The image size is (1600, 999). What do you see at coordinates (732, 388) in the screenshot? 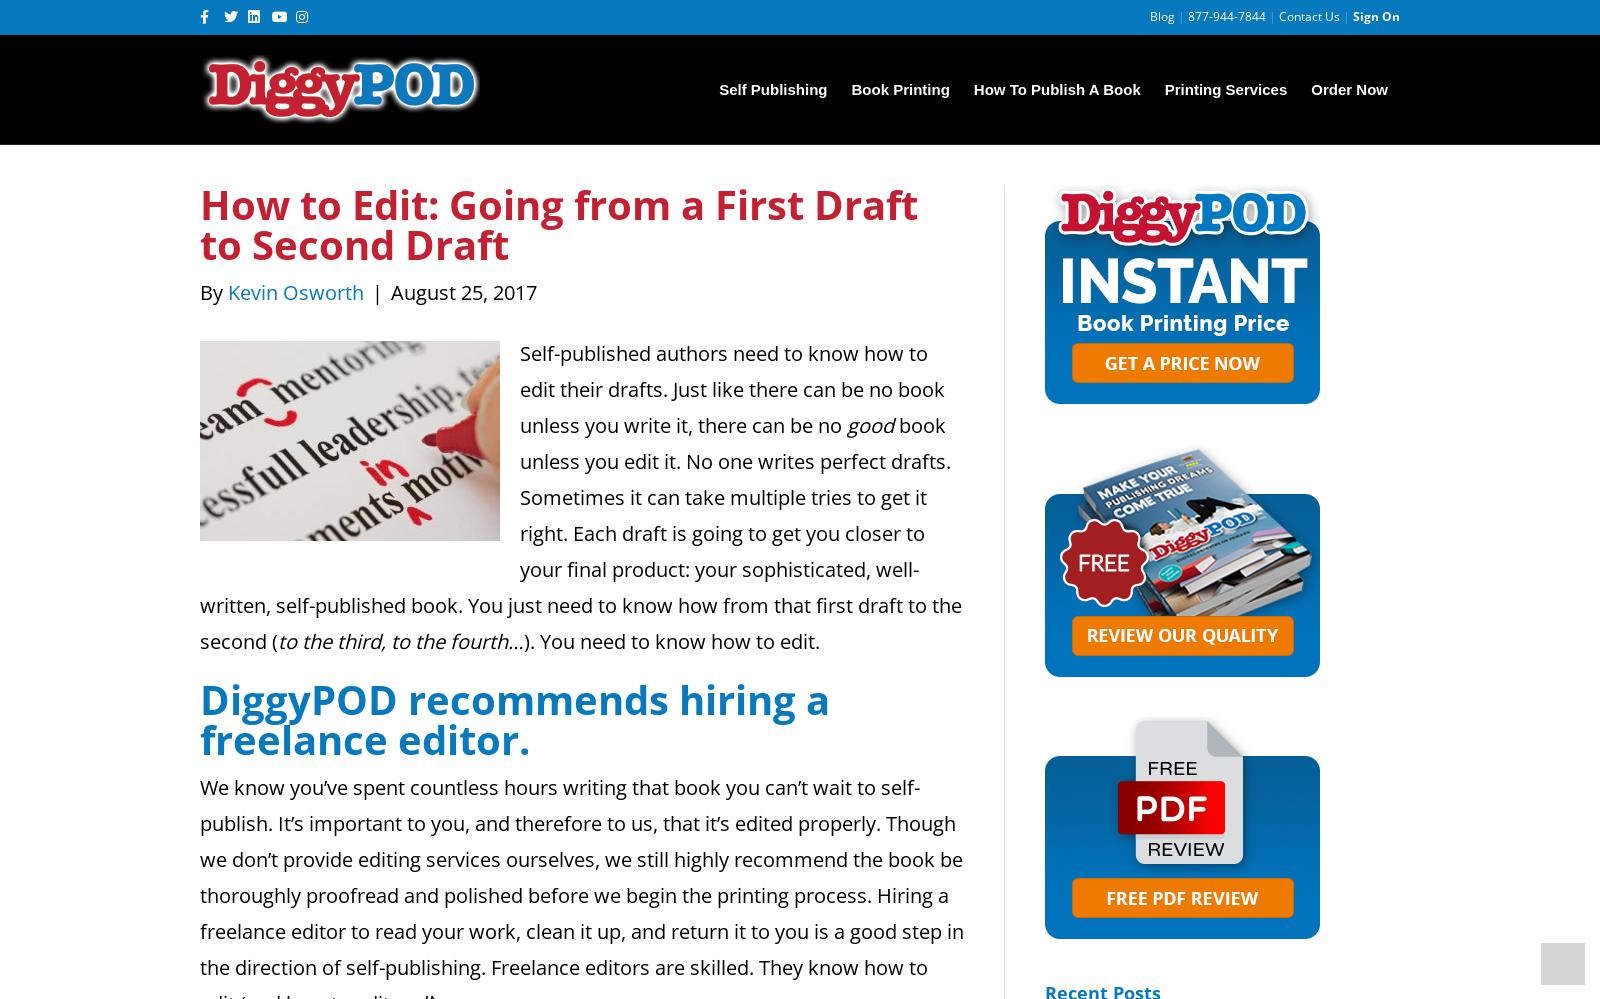
I see `'Self-published authors need to know how to edit their drafts. Just like there can be no book unless you write it, there can be no'` at bounding box center [732, 388].